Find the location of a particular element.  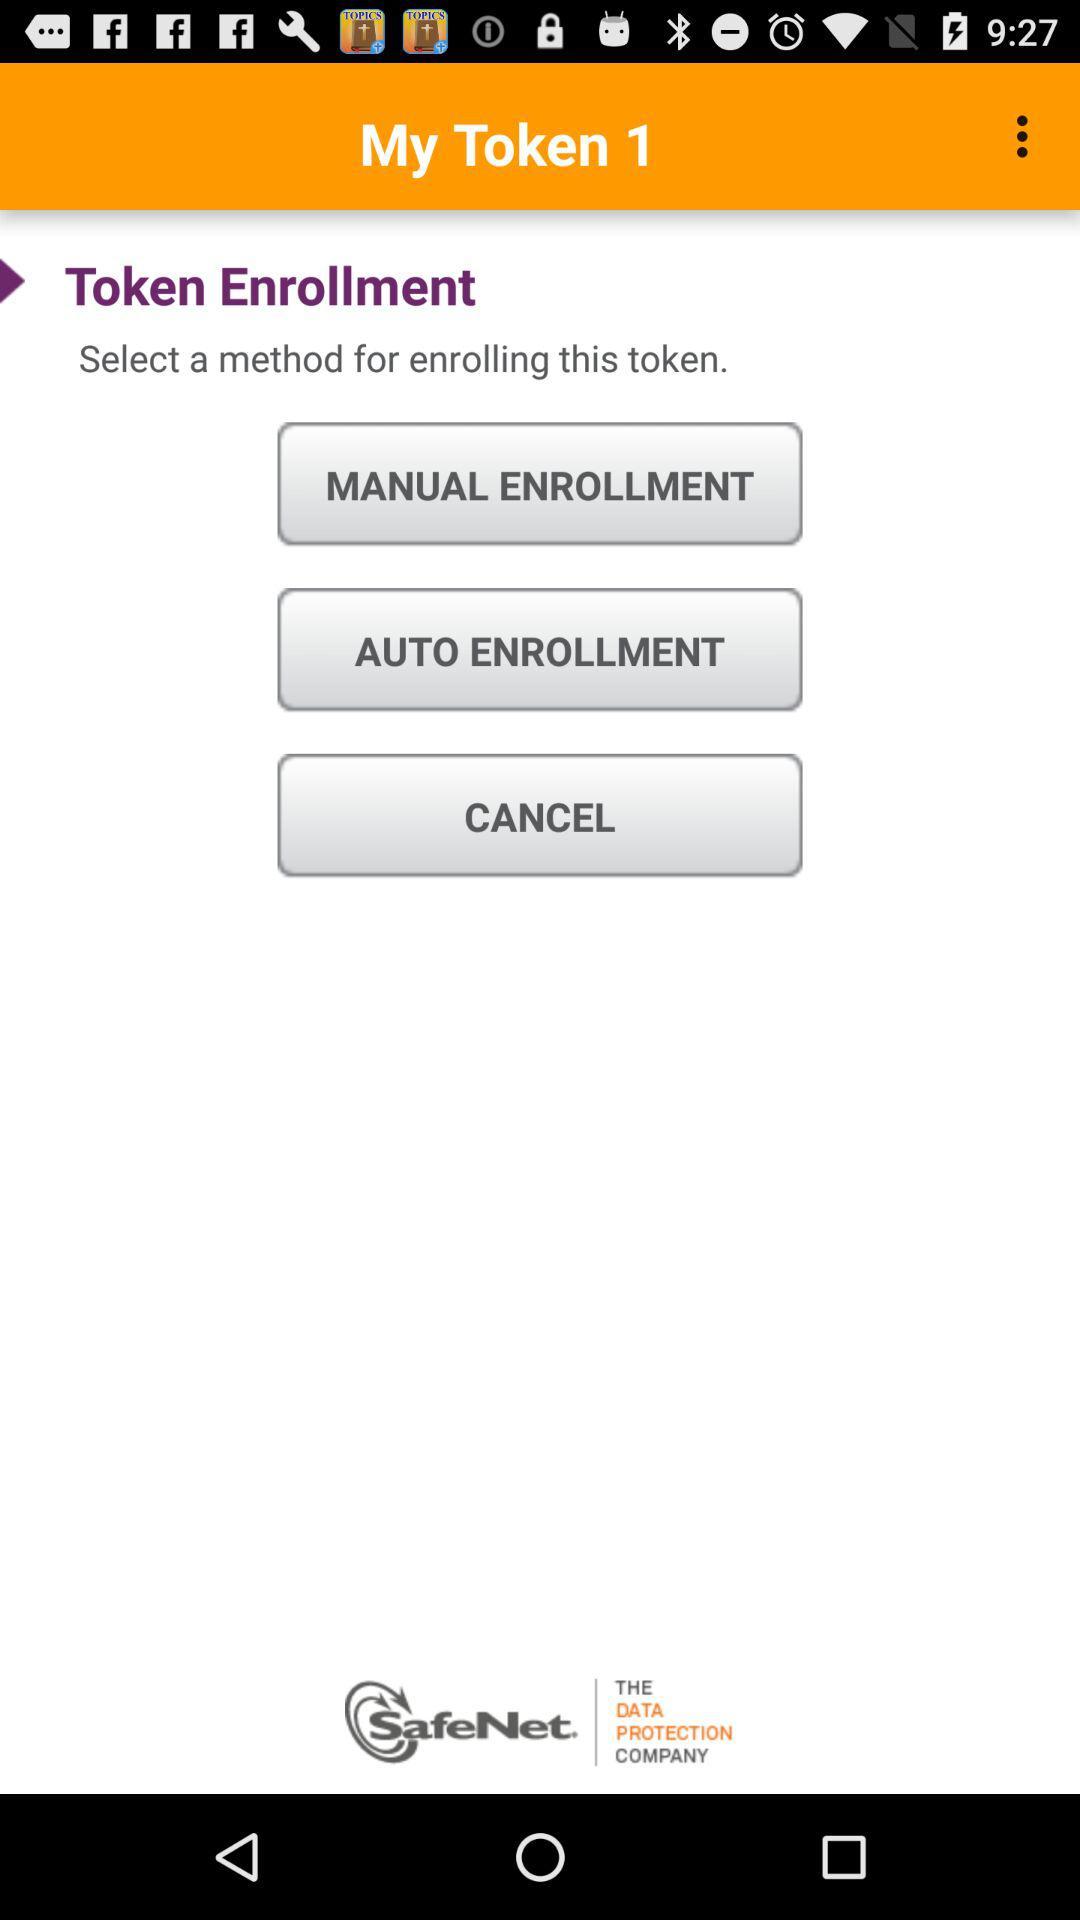

icon at the top right corner is located at coordinates (1027, 135).